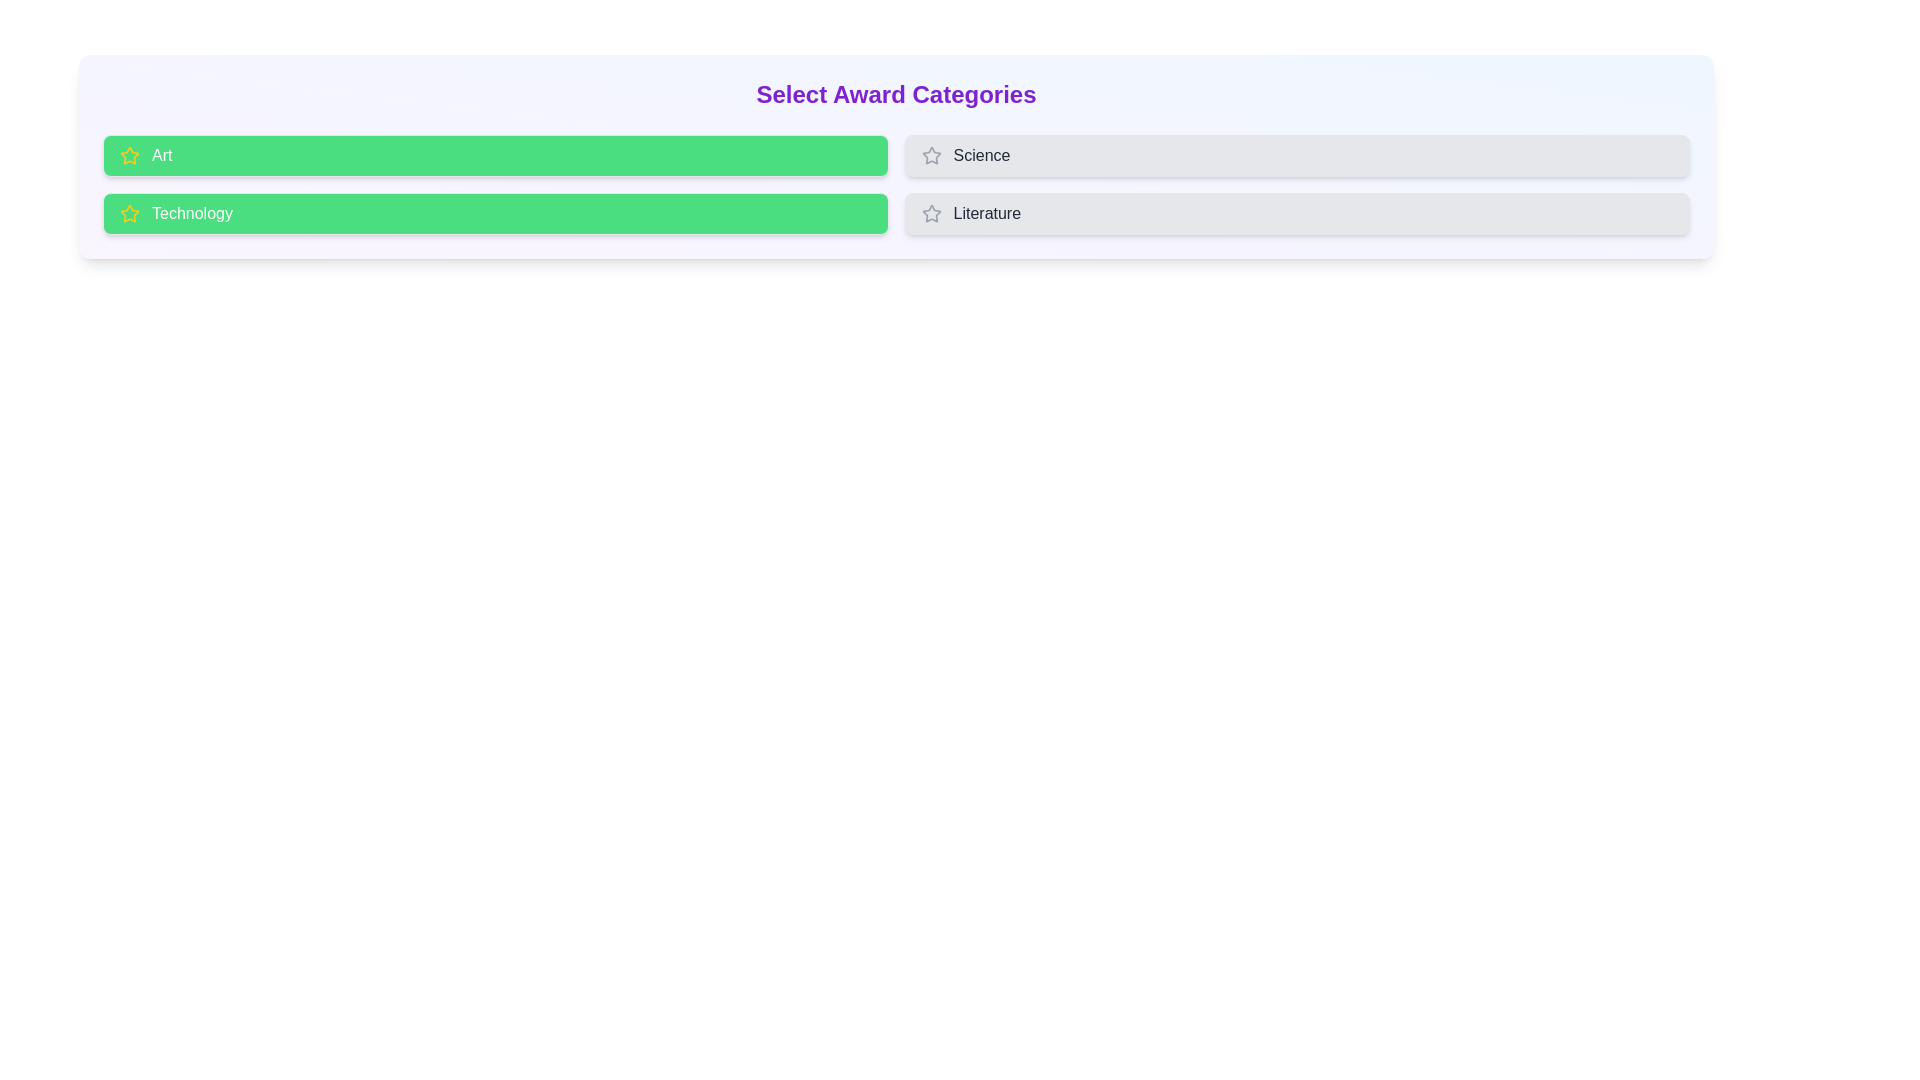 This screenshot has height=1080, width=1920. I want to click on the button for Art to observe its hover effect, so click(495, 154).